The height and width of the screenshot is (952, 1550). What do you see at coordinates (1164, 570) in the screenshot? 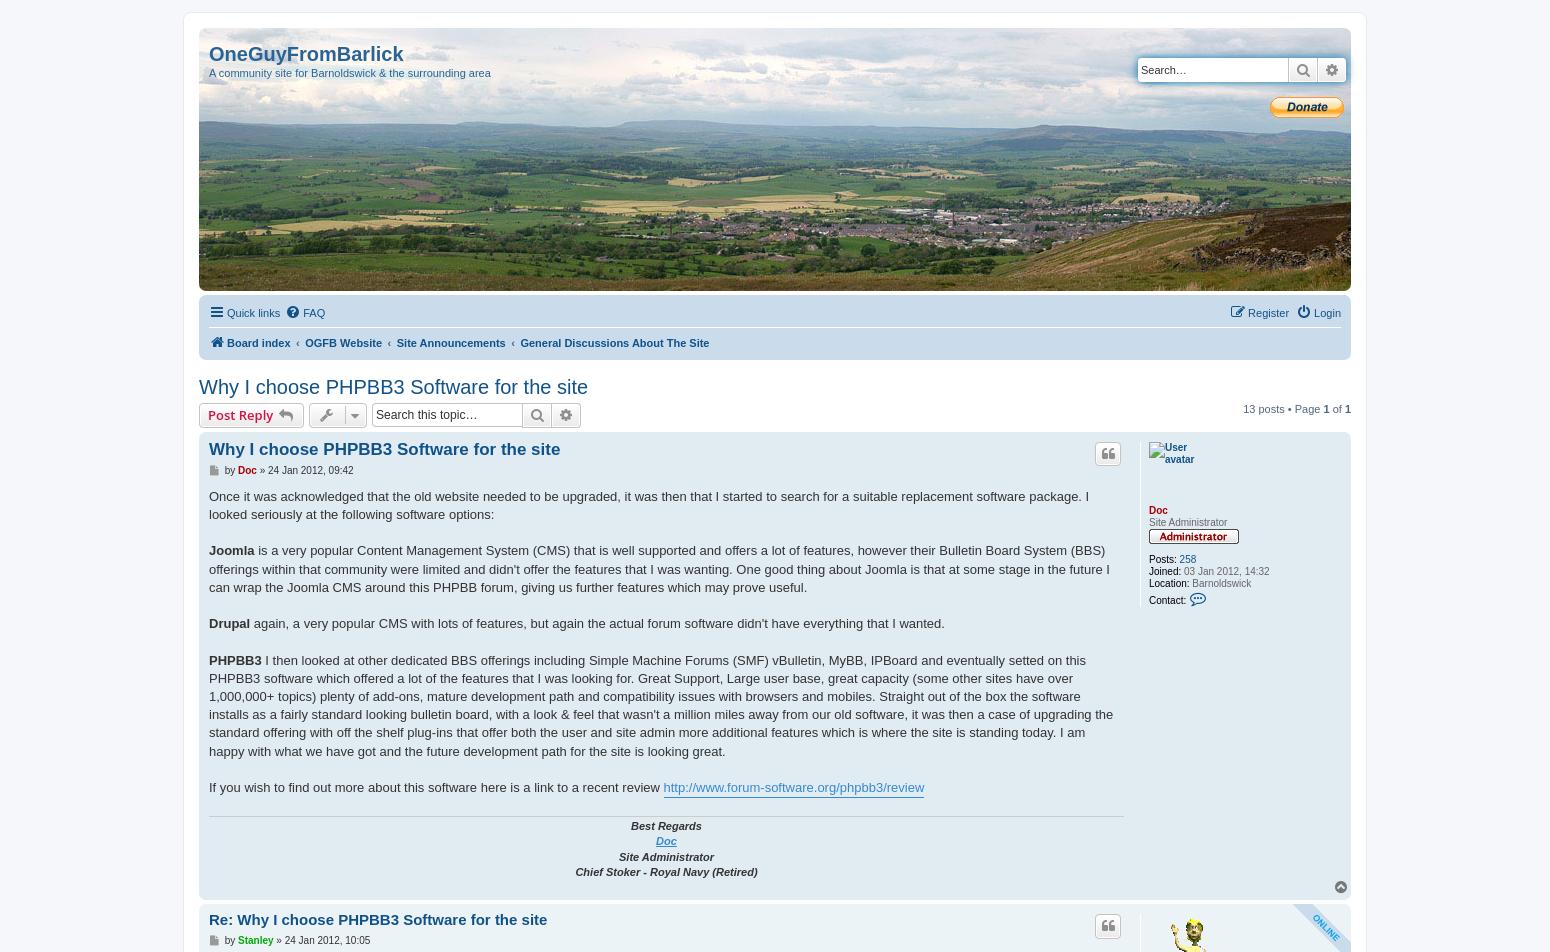
I see `'Joined:'` at bounding box center [1164, 570].